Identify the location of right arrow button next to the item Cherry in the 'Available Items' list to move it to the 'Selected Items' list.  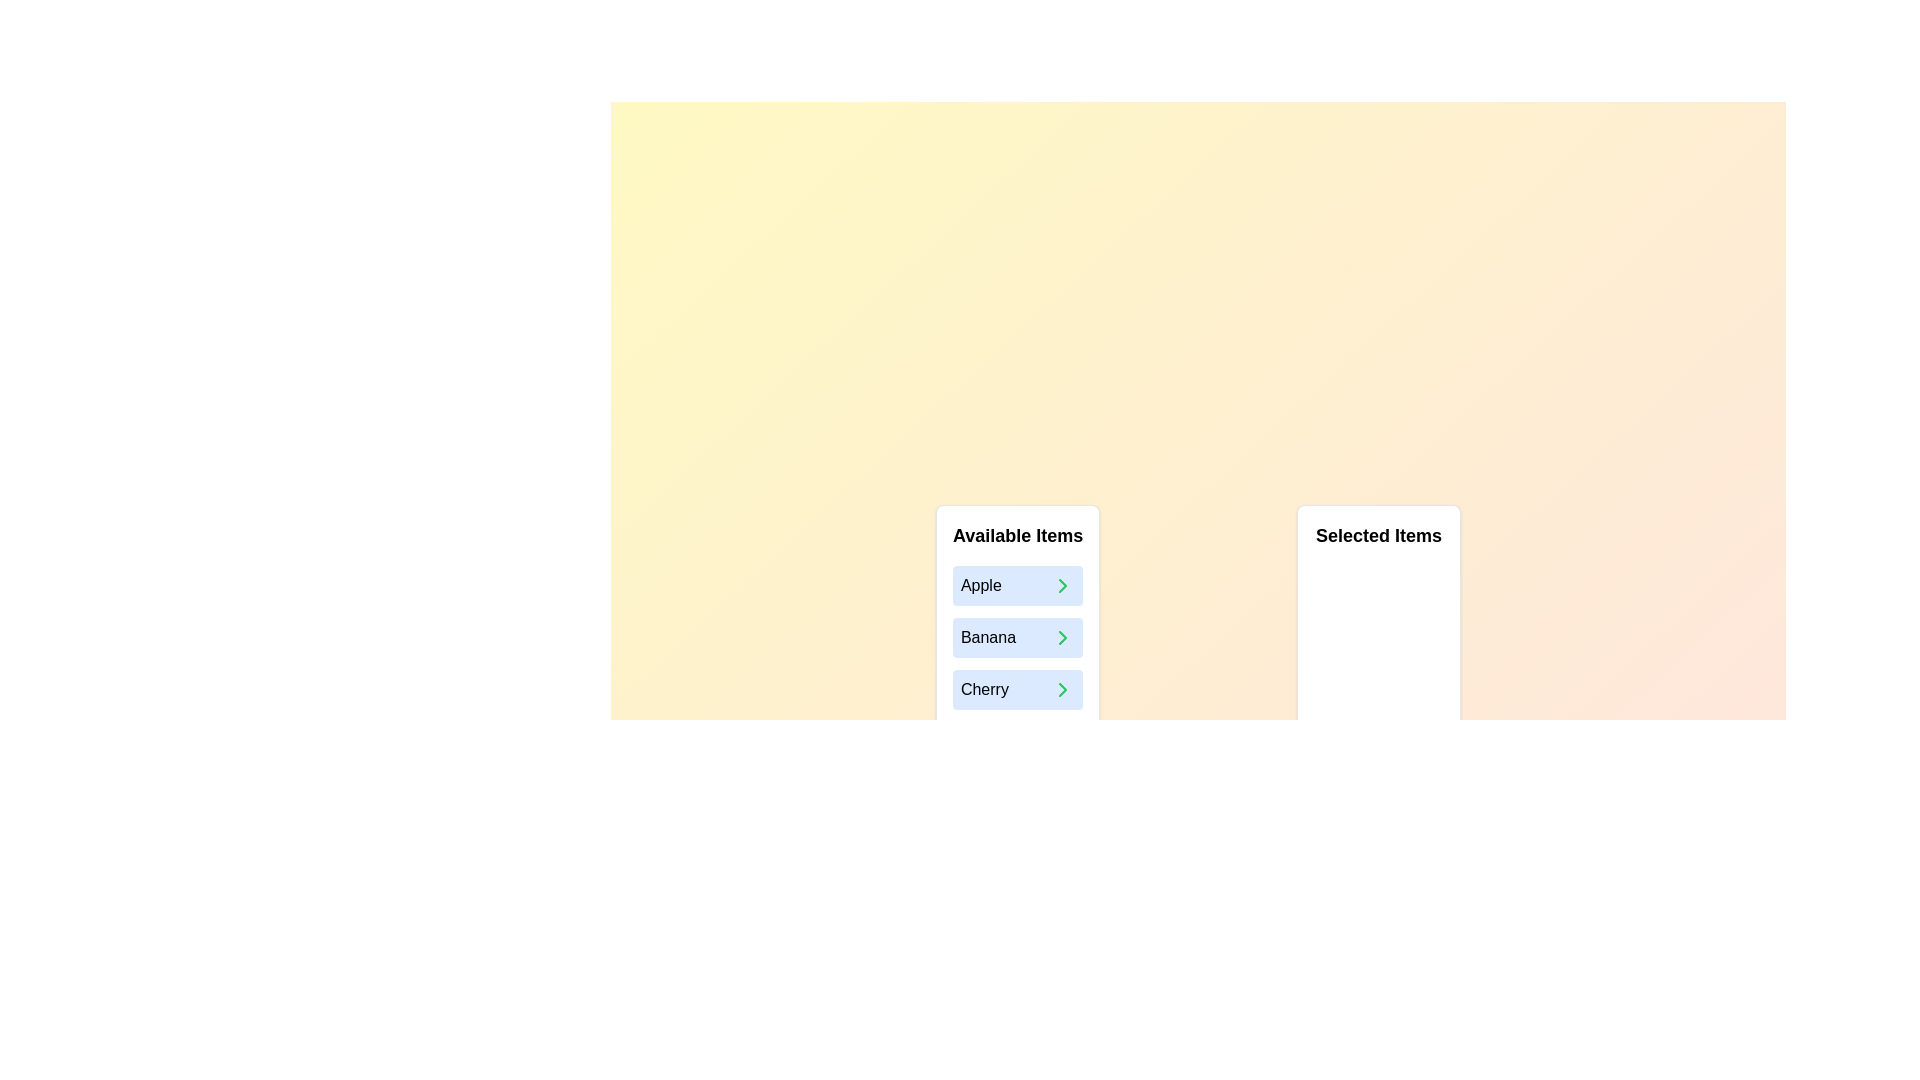
(1062, 689).